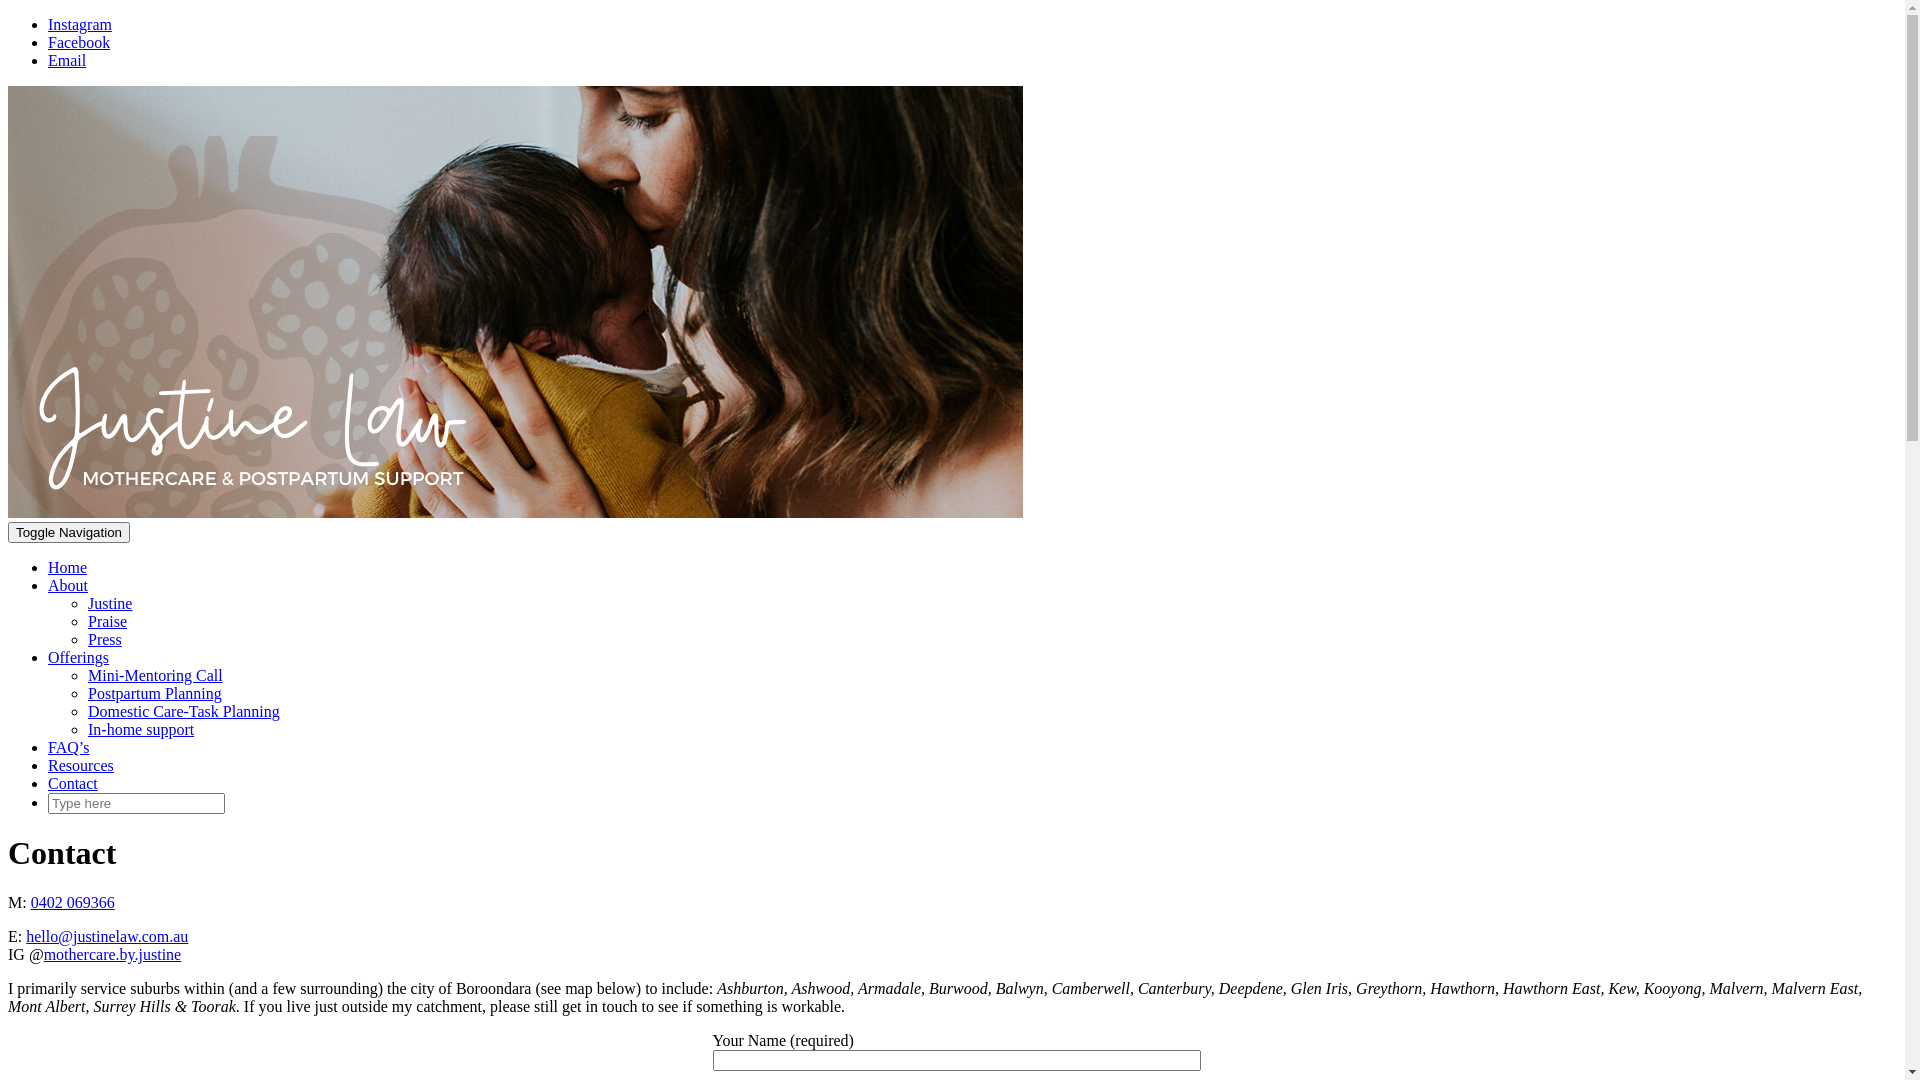 This screenshot has width=1920, height=1080. I want to click on 'Facebook', so click(78, 42).